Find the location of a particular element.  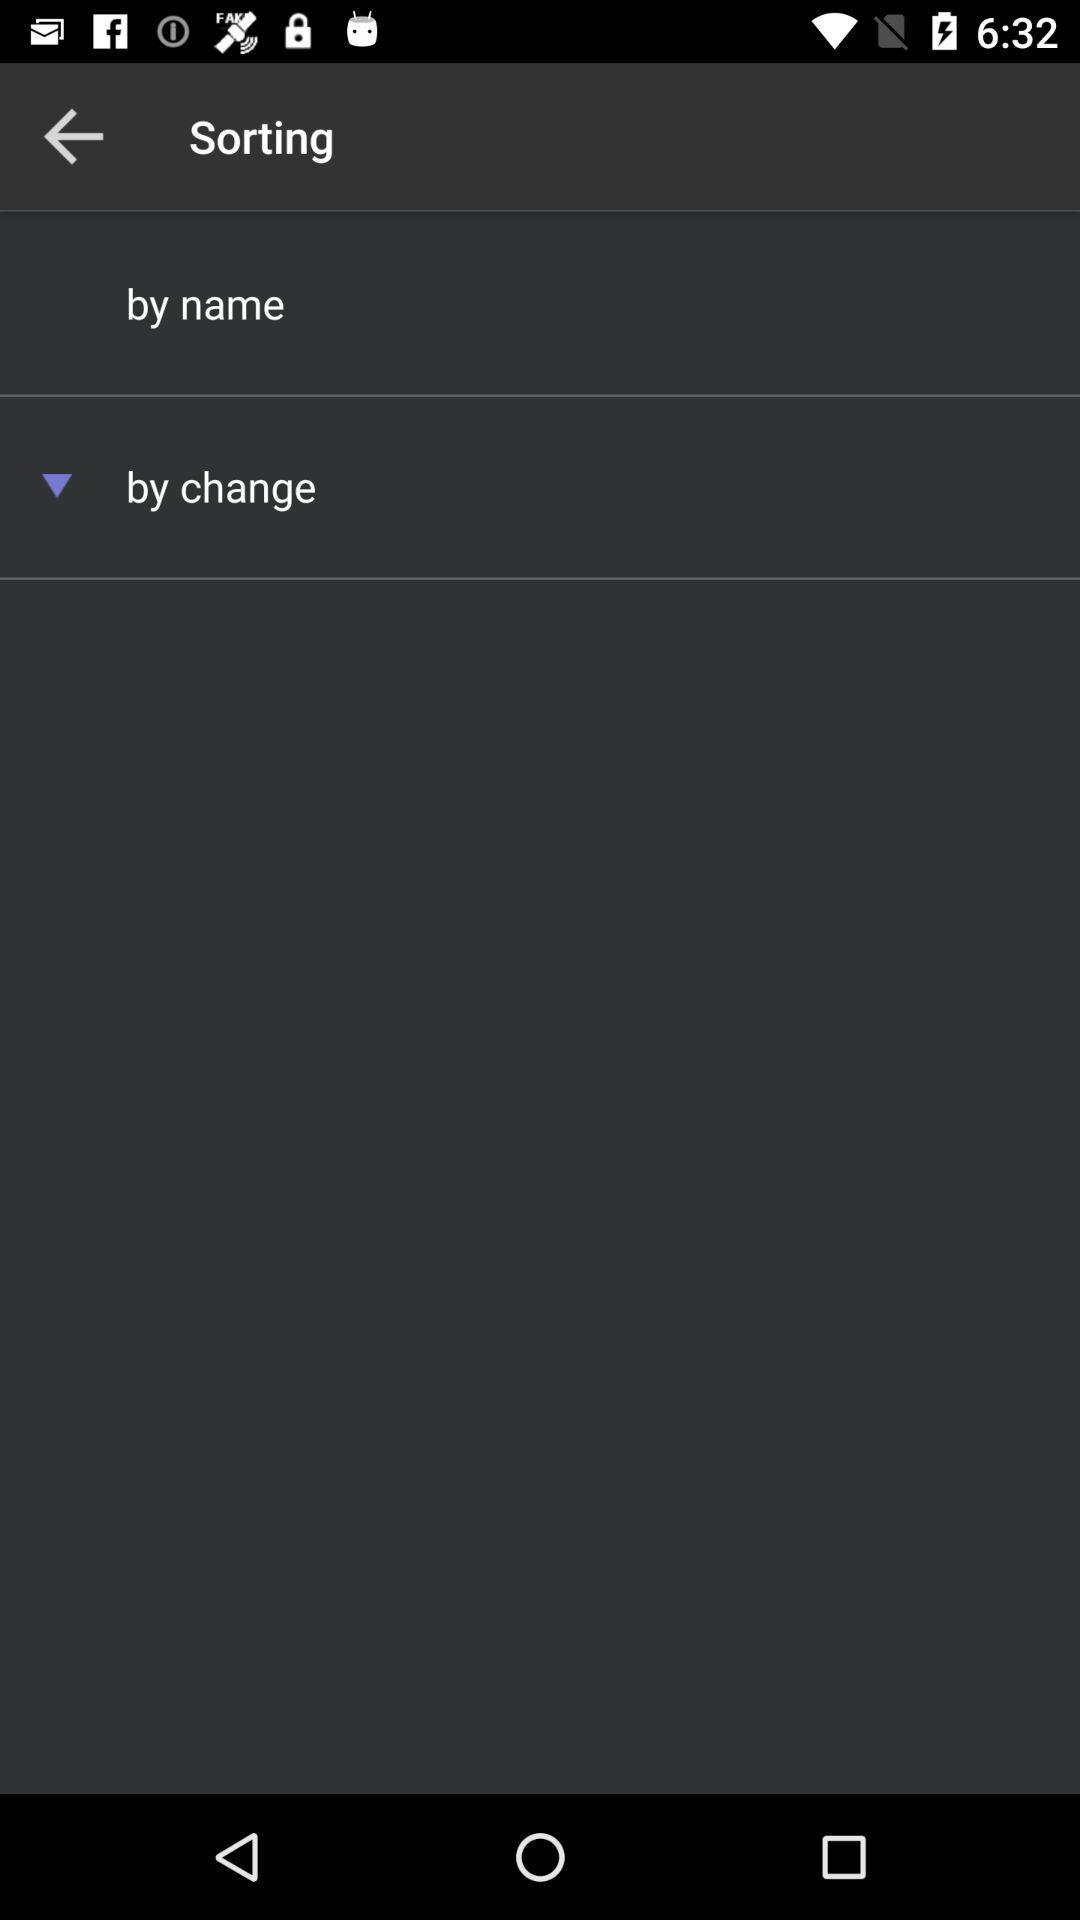

go back is located at coordinates (72, 135).